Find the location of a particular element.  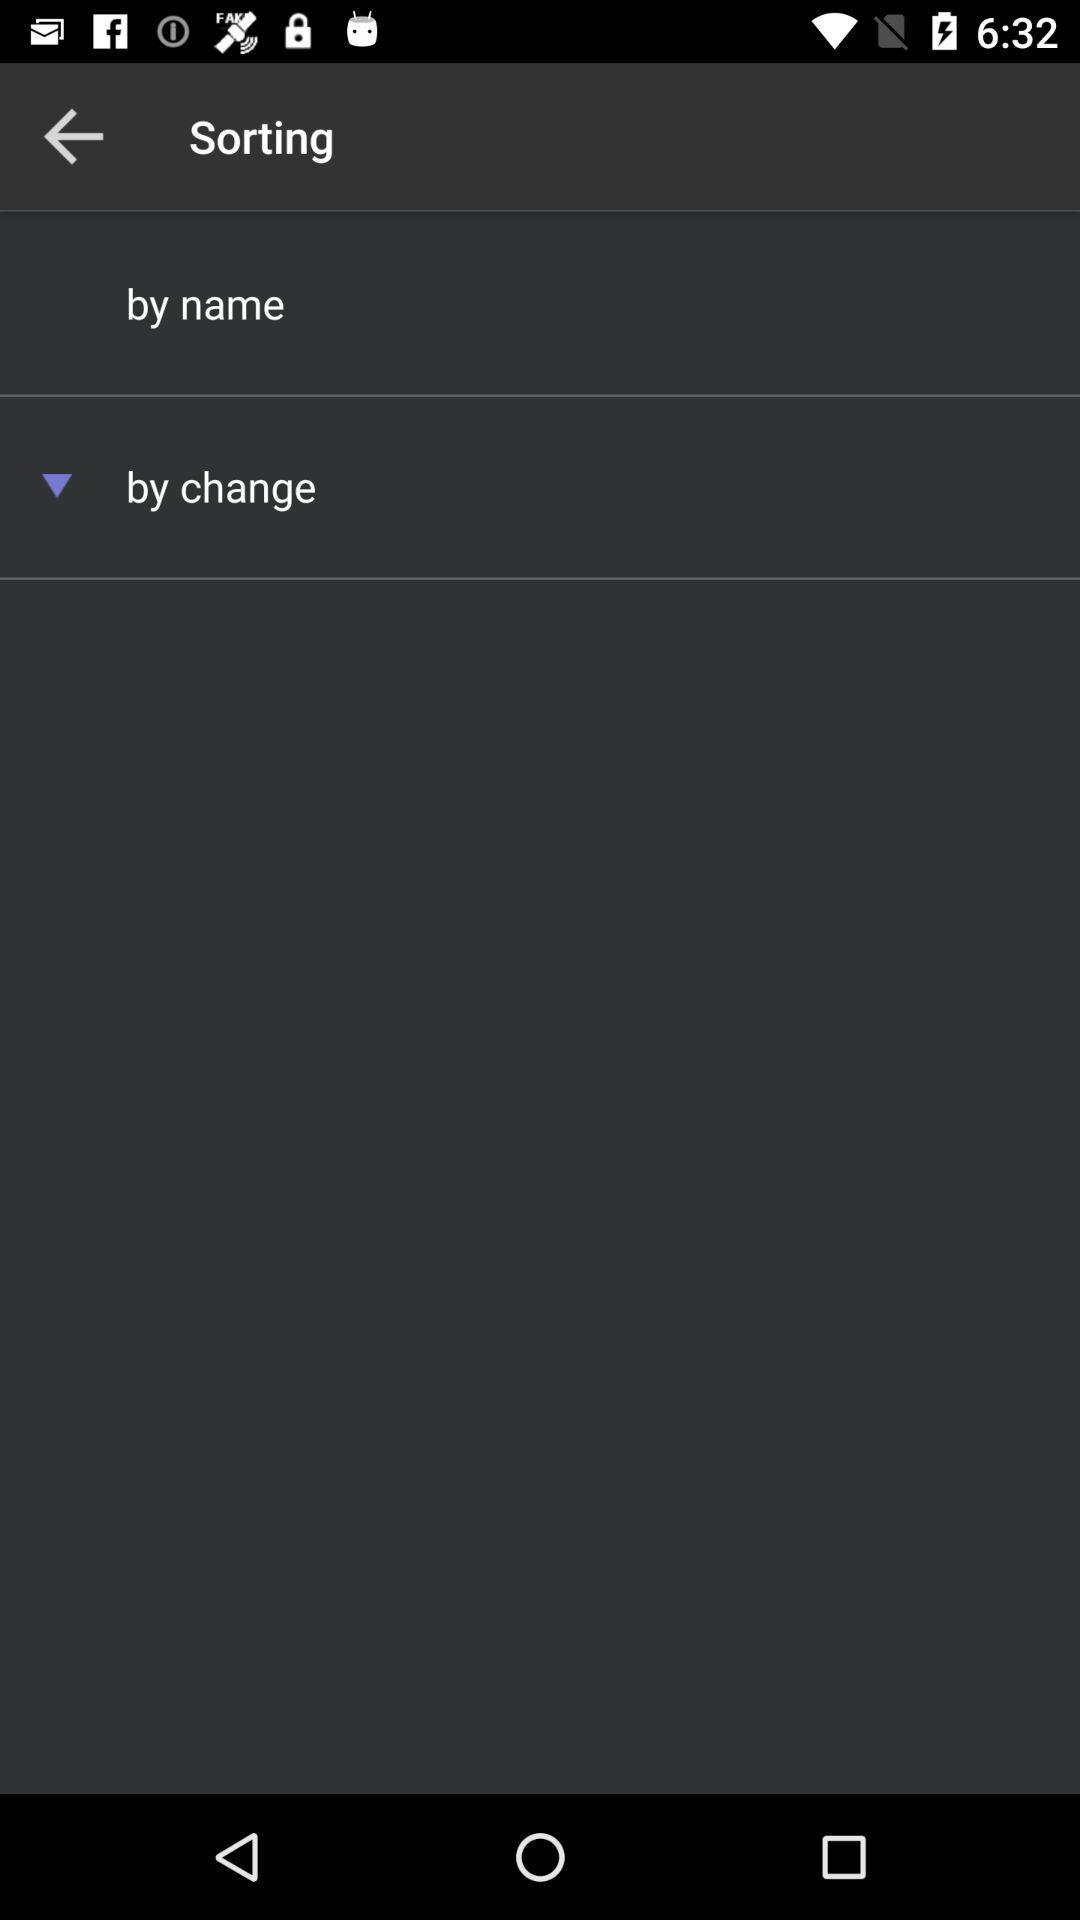

go back is located at coordinates (72, 135).